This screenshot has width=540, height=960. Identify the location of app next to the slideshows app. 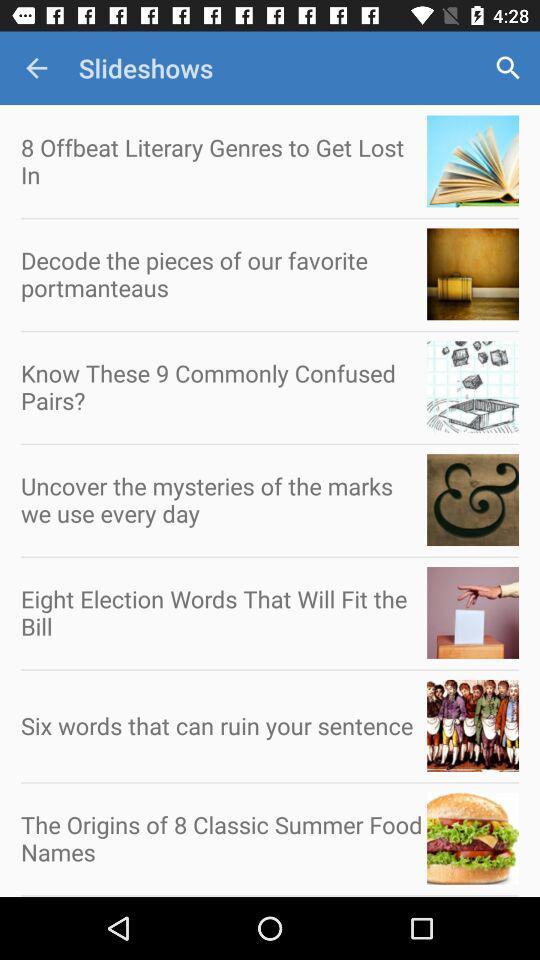
(508, 68).